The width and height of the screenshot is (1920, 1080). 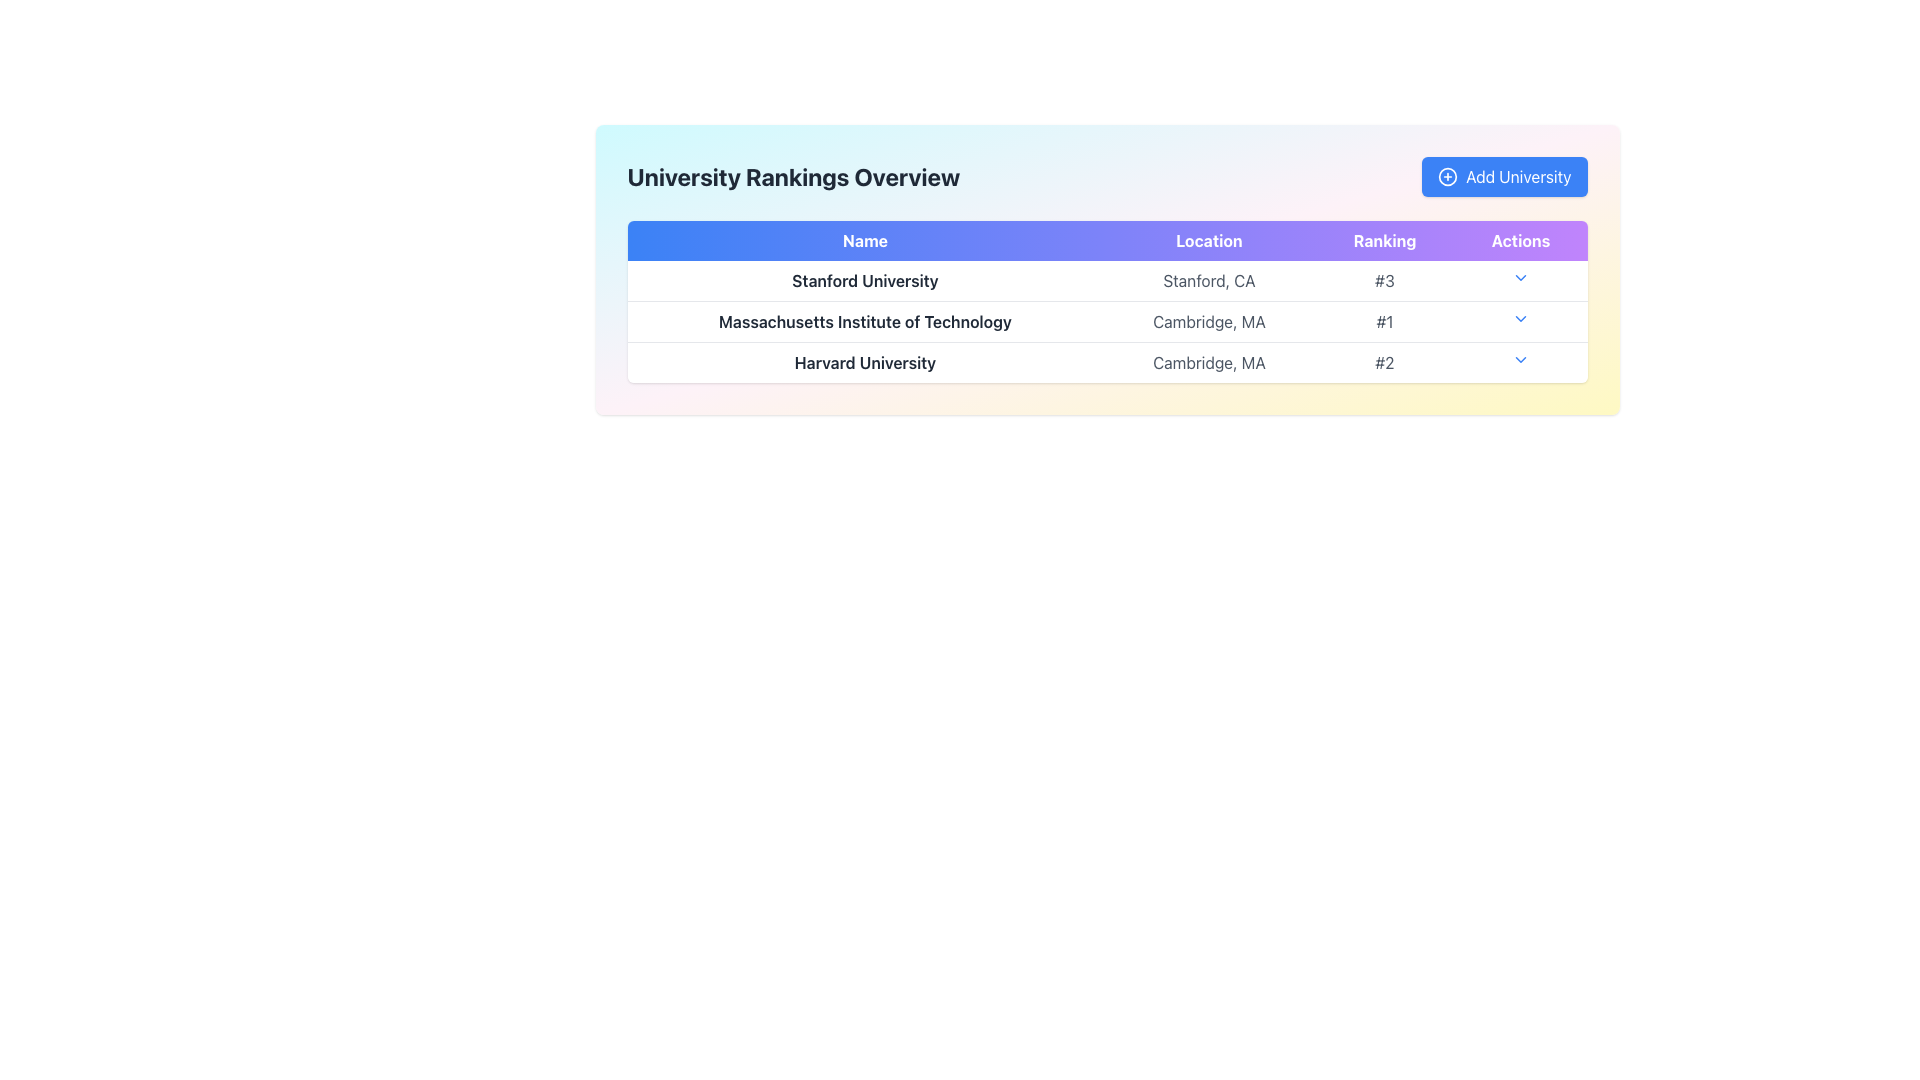 What do you see at coordinates (1520, 358) in the screenshot?
I see `the small blue downward-facing chevron icon located in the 'Actions' column of the table row for 'Harvard University'` at bounding box center [1520, 358].